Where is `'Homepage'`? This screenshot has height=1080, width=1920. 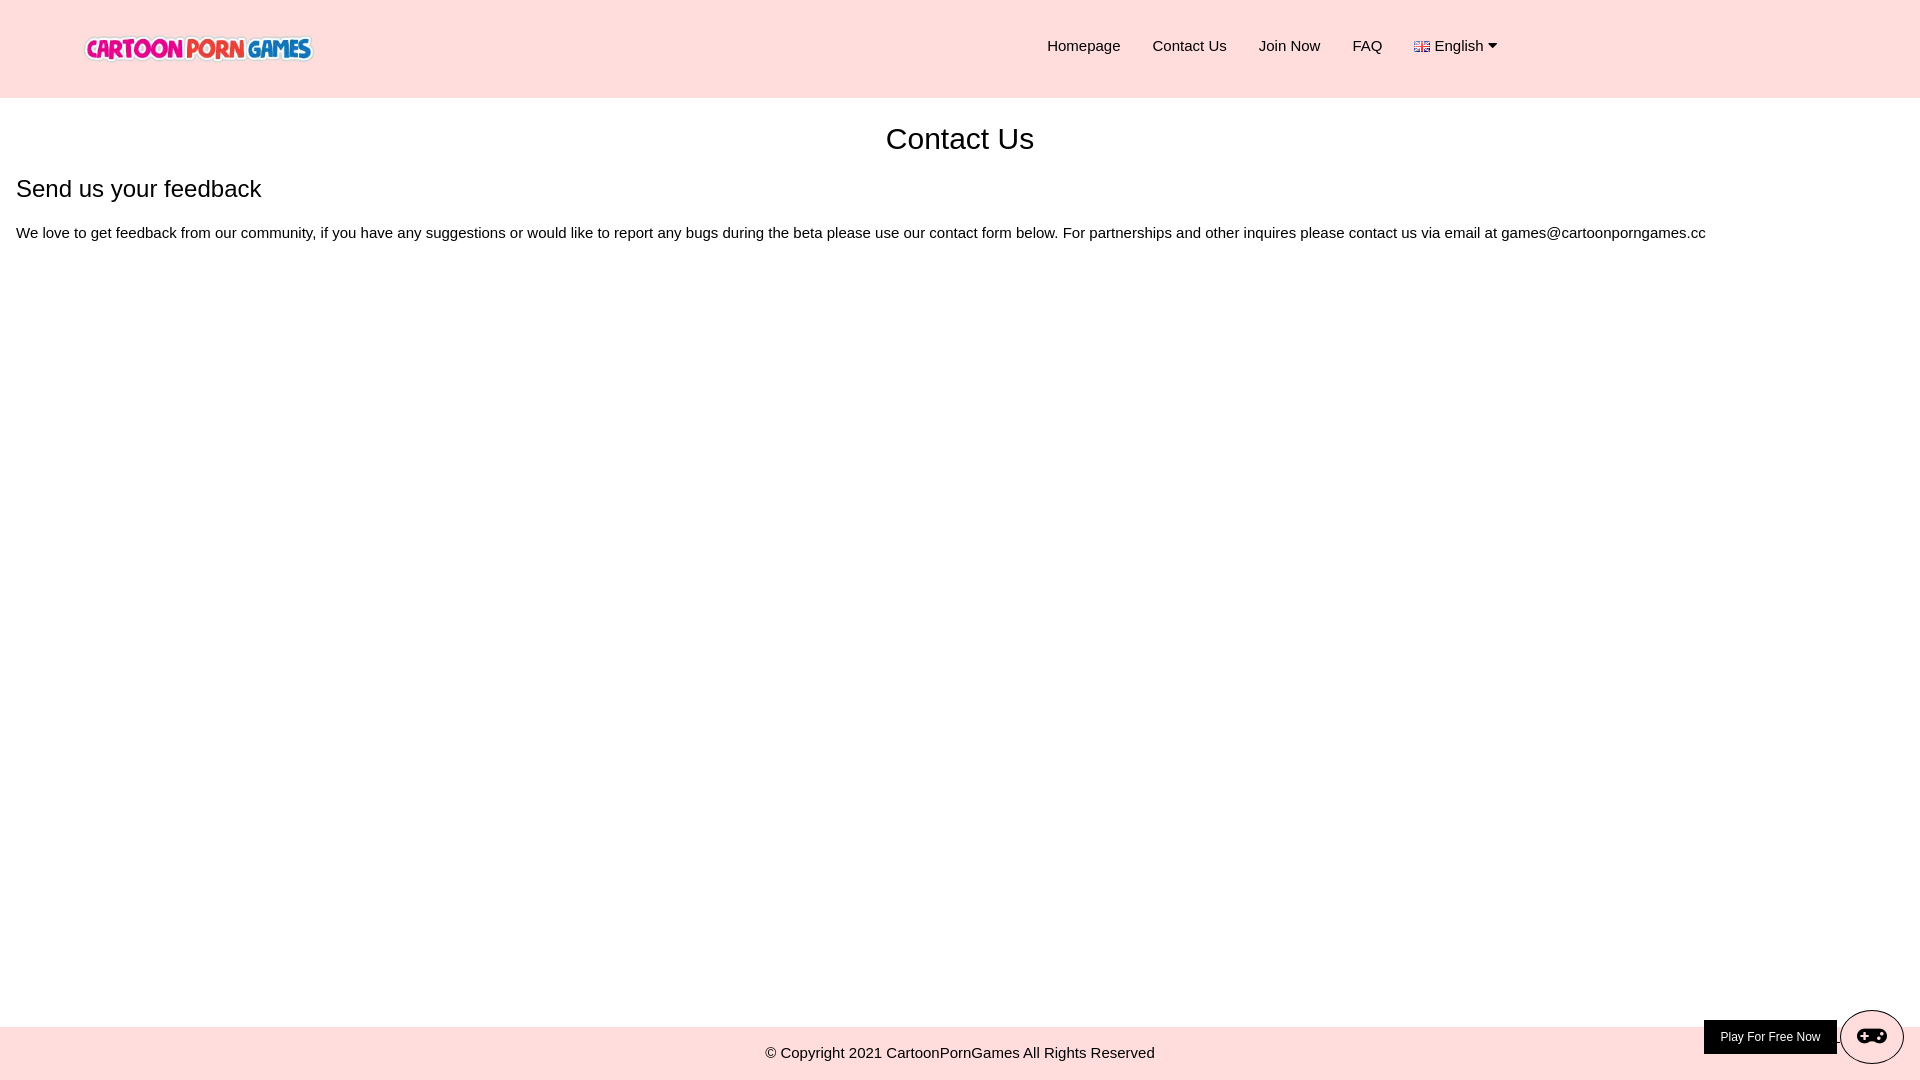 'Homepage' is located at coordinates (1082, 45).